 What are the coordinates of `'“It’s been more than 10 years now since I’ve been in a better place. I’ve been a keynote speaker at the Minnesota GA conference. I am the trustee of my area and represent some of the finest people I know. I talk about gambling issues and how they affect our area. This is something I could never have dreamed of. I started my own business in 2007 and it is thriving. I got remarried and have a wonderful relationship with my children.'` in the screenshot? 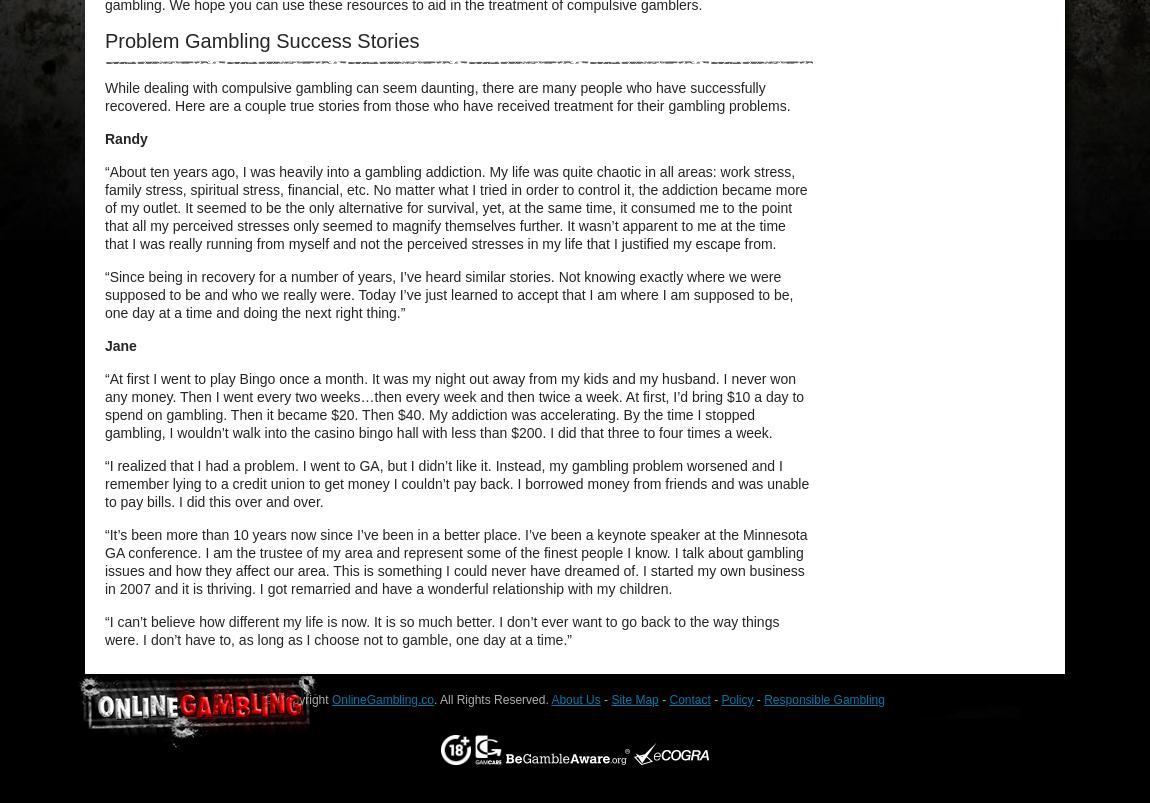 It's located at (455, 562).